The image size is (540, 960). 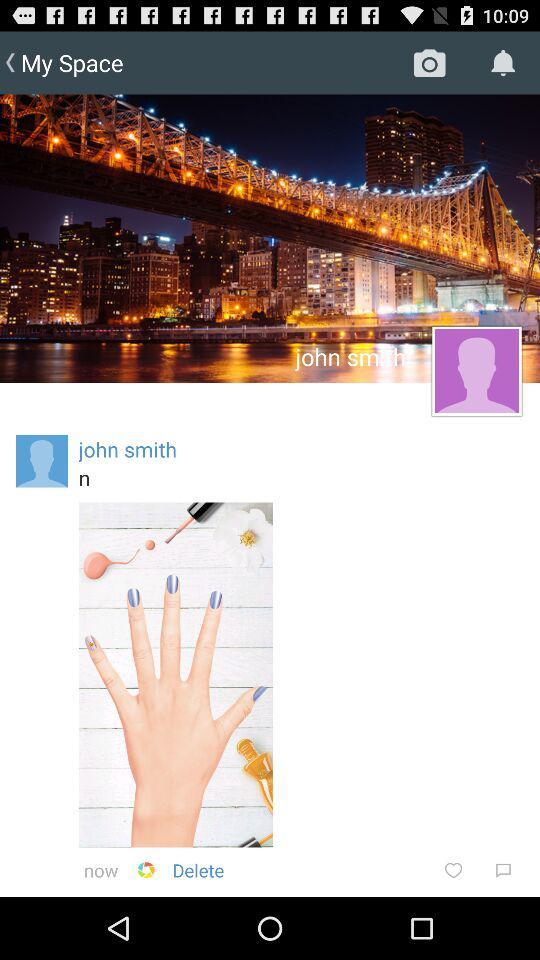 I want to click on n, so click(x=300, y=477).